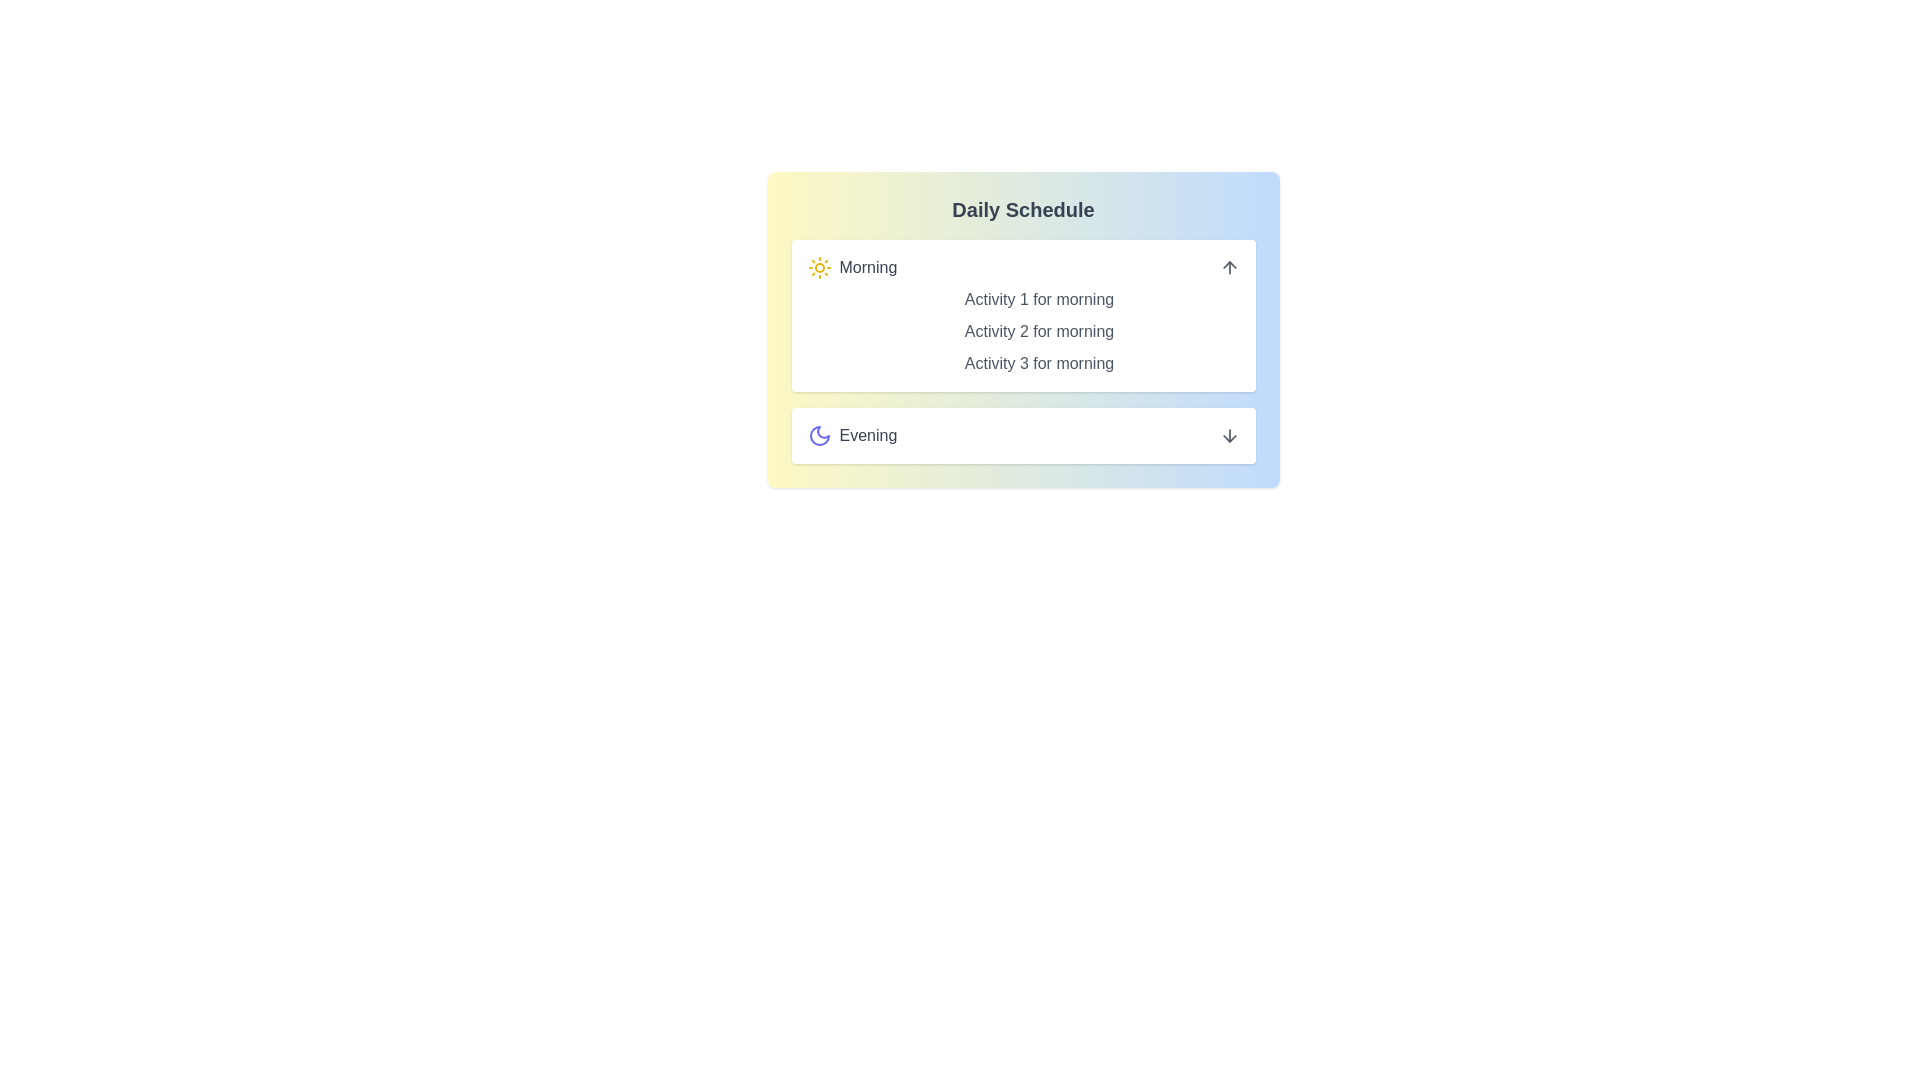  I want to click on the ArrowDown icon to toggle the corresponding schedule section, so click(1228, 434).